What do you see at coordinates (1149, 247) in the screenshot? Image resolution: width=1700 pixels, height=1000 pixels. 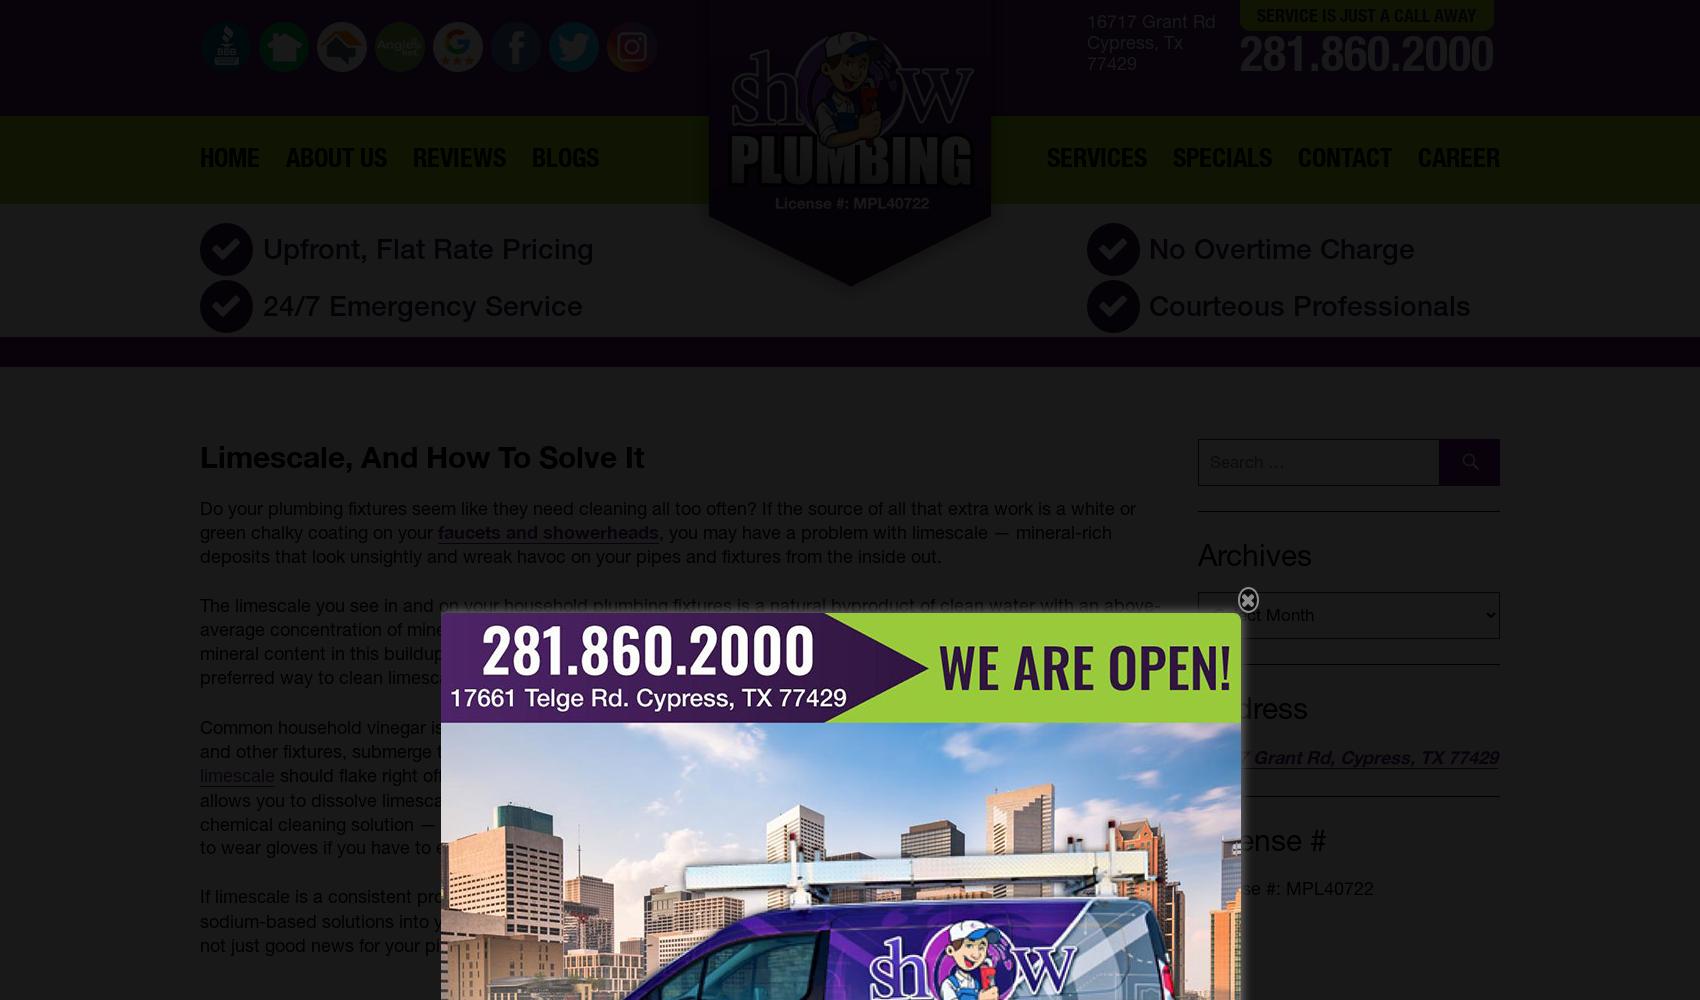 I see `'No Overtime Charge'` at bounding box center [1149, 247].